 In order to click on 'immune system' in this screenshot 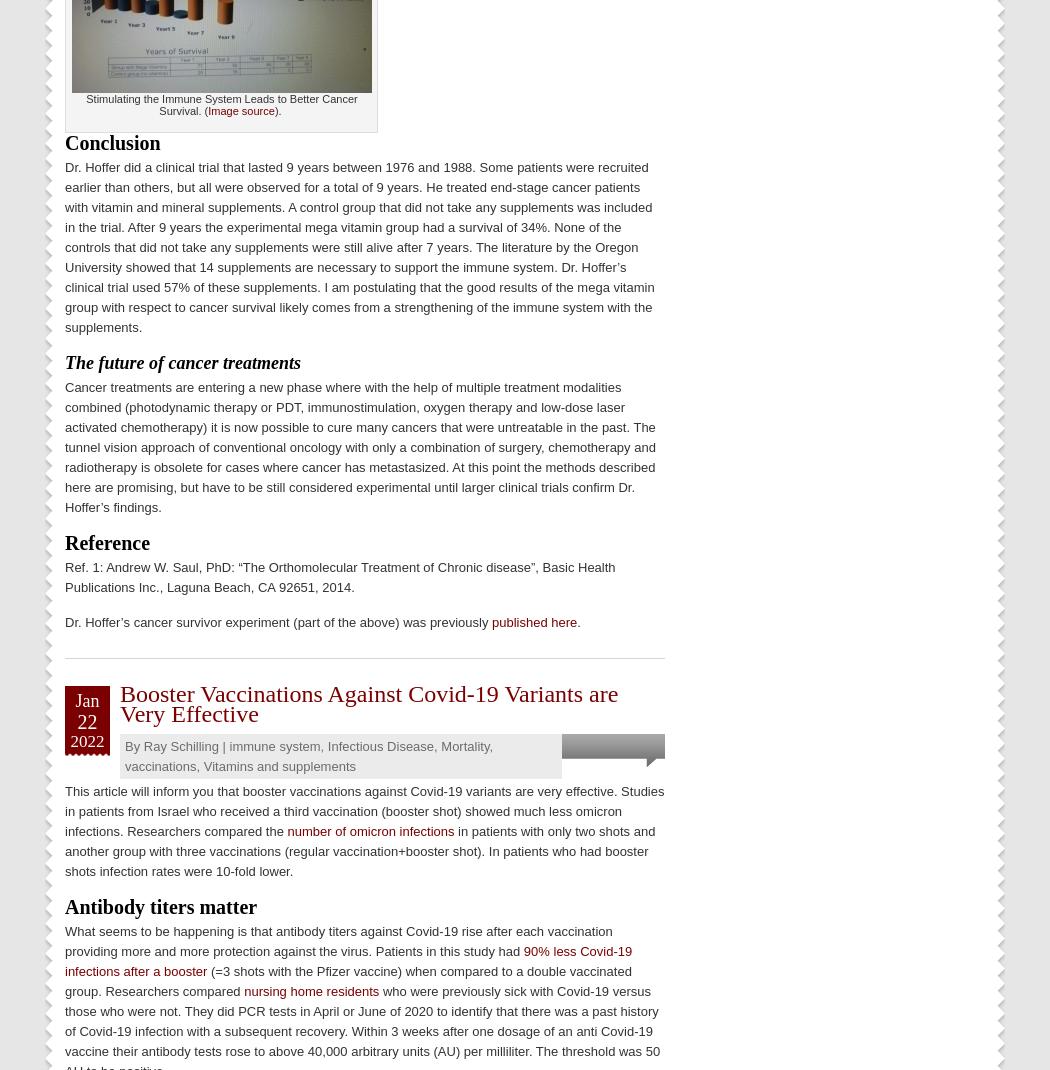, I will do `click(273, 744)`.